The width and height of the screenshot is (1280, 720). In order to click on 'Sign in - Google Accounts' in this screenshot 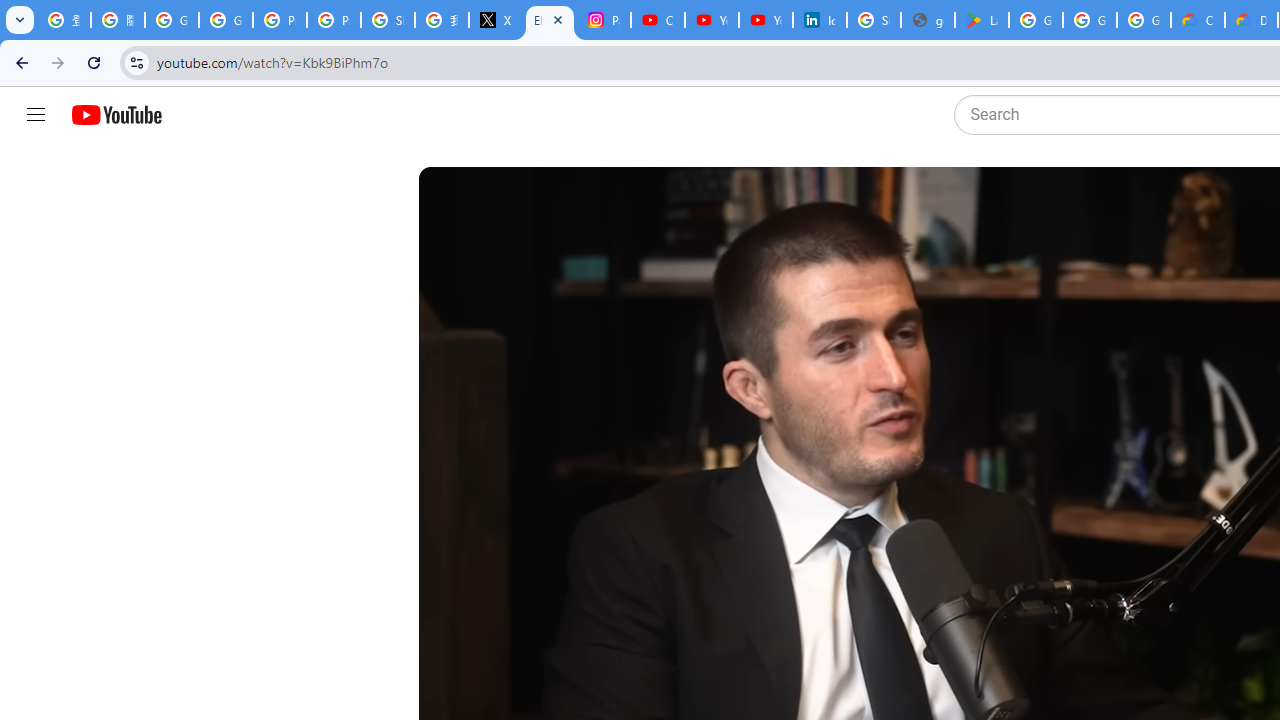, I will do `click(387, 20)`.